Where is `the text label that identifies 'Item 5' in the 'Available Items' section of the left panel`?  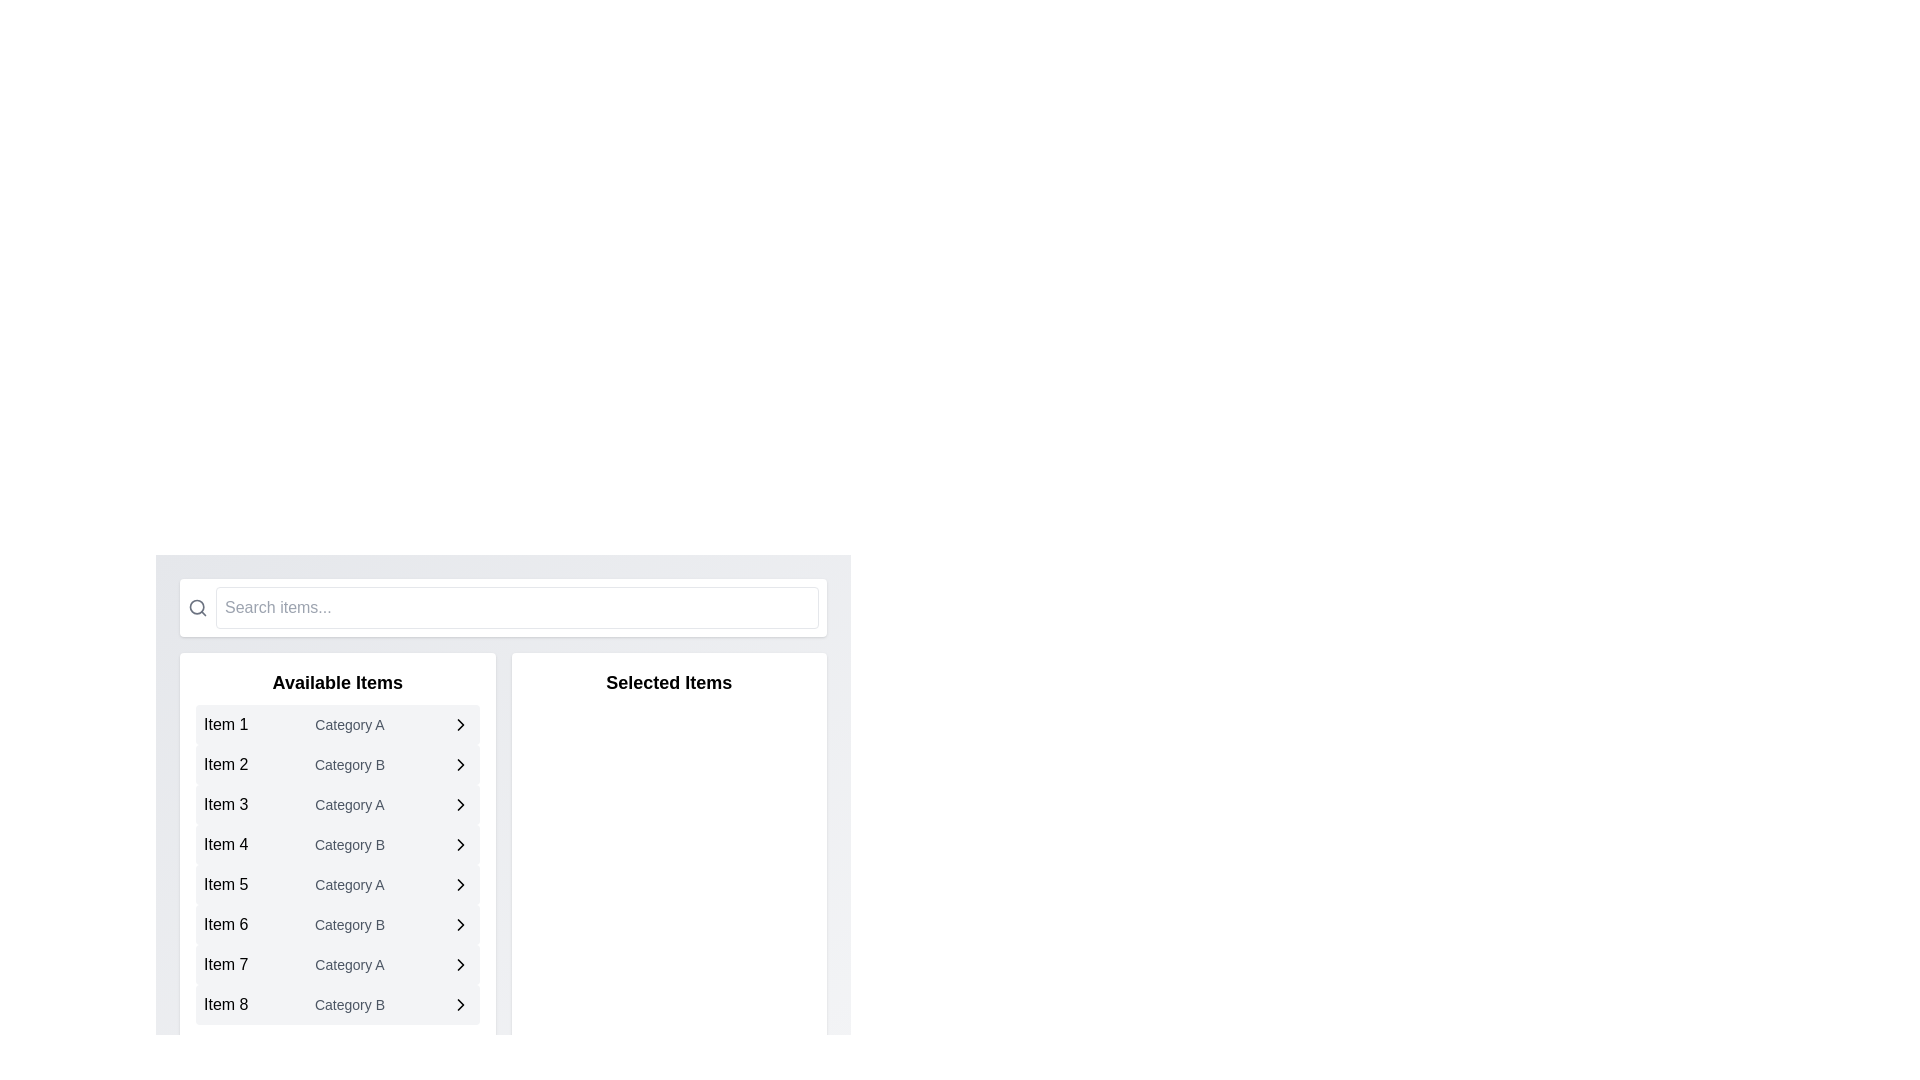 the text label that identifies 'Item 5' in the 'Available Items' section of the left panel is located at coordinates (226, 883).